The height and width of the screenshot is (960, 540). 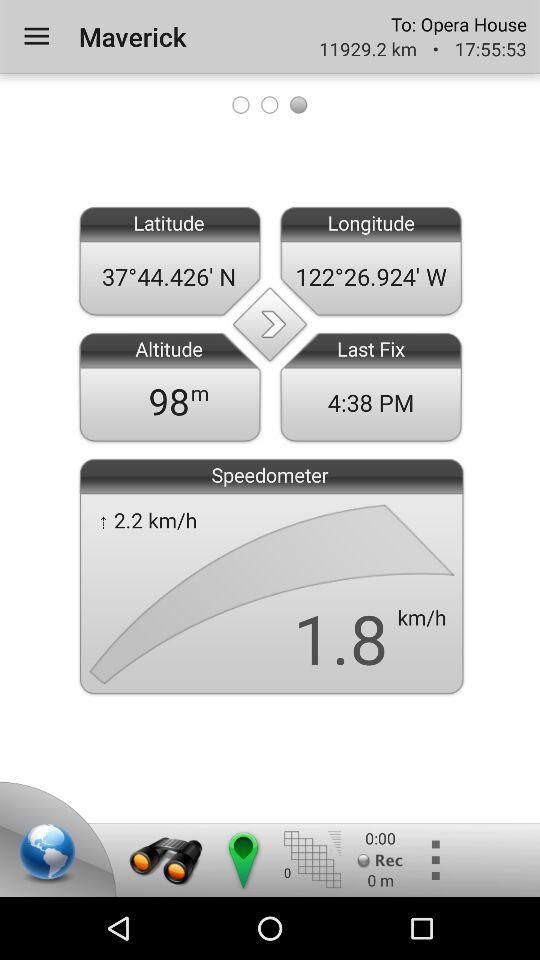 I want to click on button localization, so click(x=242, y=859).